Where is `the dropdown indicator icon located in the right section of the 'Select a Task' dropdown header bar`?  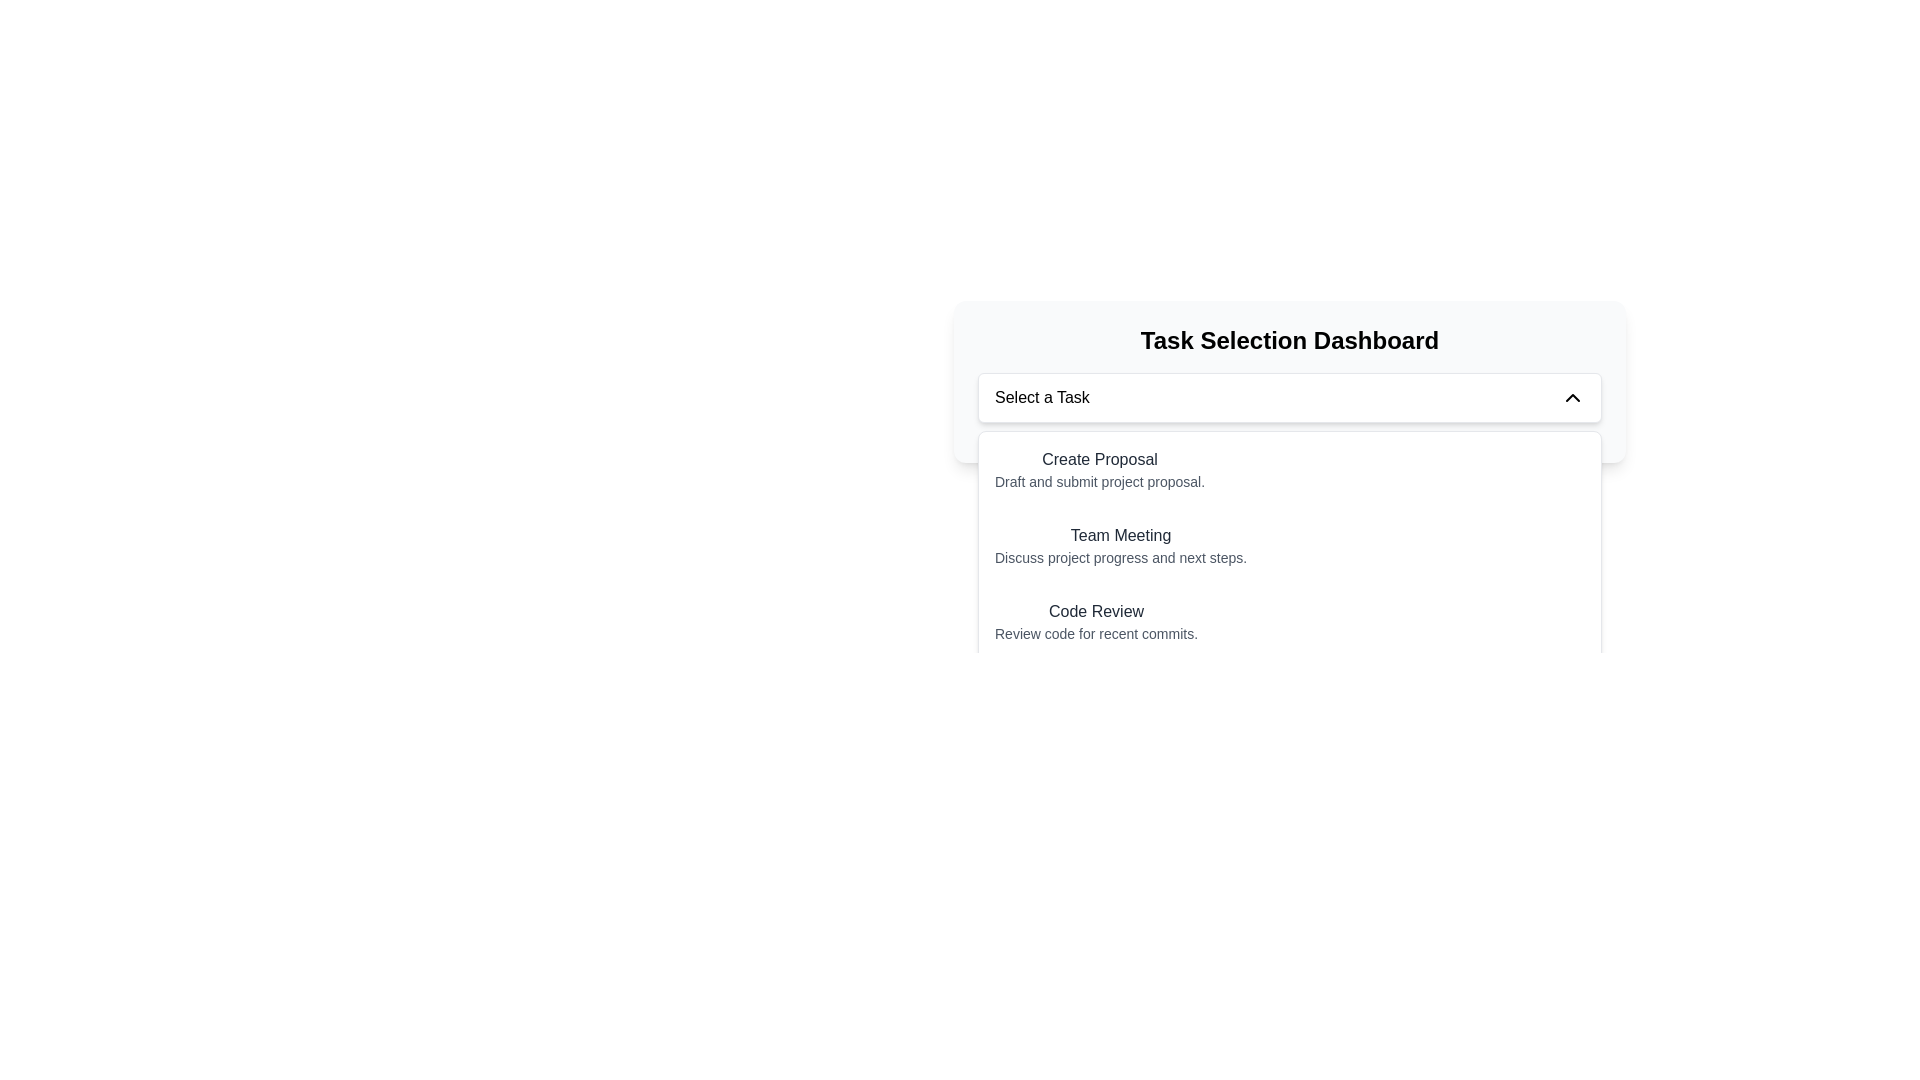
the dropdown indicator icon located in the right section of the 'Select a Task' dropdown header bar is located at coordinates (1572, 397).